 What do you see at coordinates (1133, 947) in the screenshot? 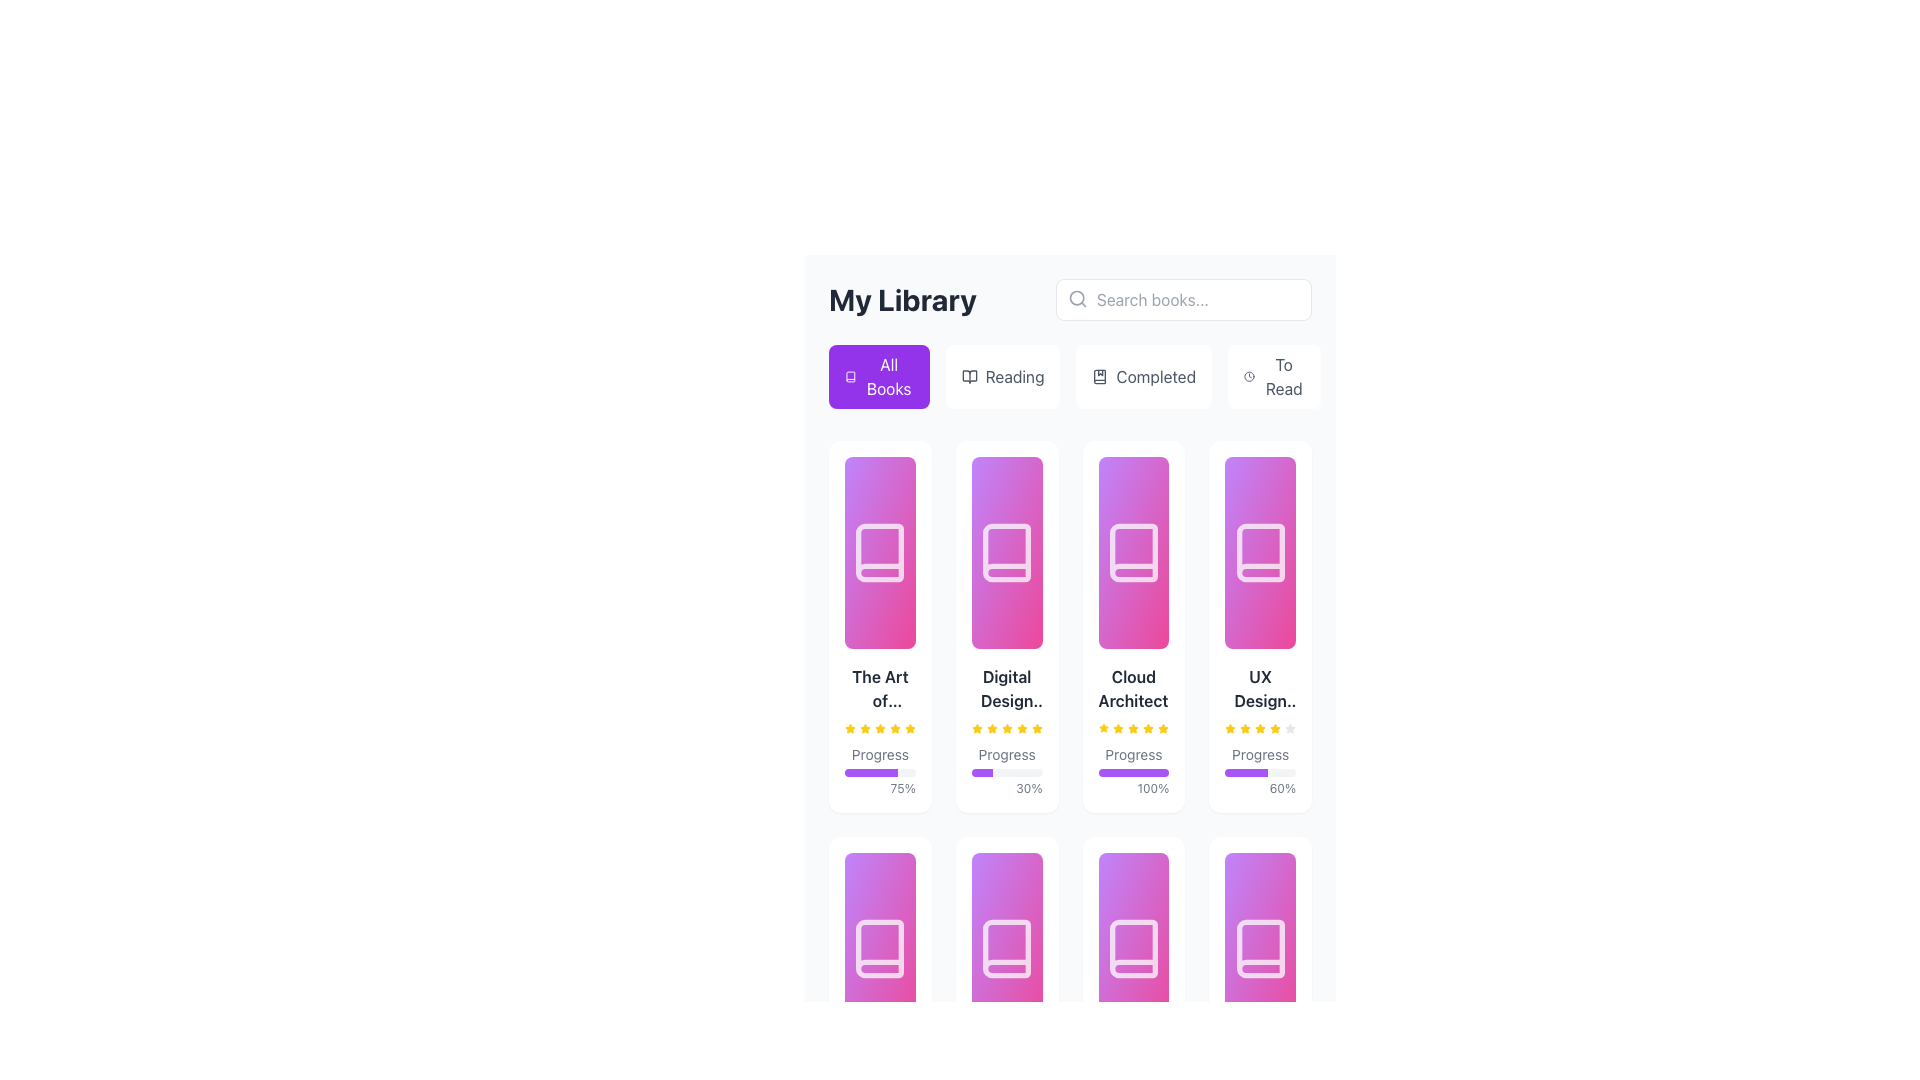
I see `the SVG-based book icon located in the 'My Library' section, which is positioned in the second row and third column of the grid layout` at bounding box center [1133, 947].